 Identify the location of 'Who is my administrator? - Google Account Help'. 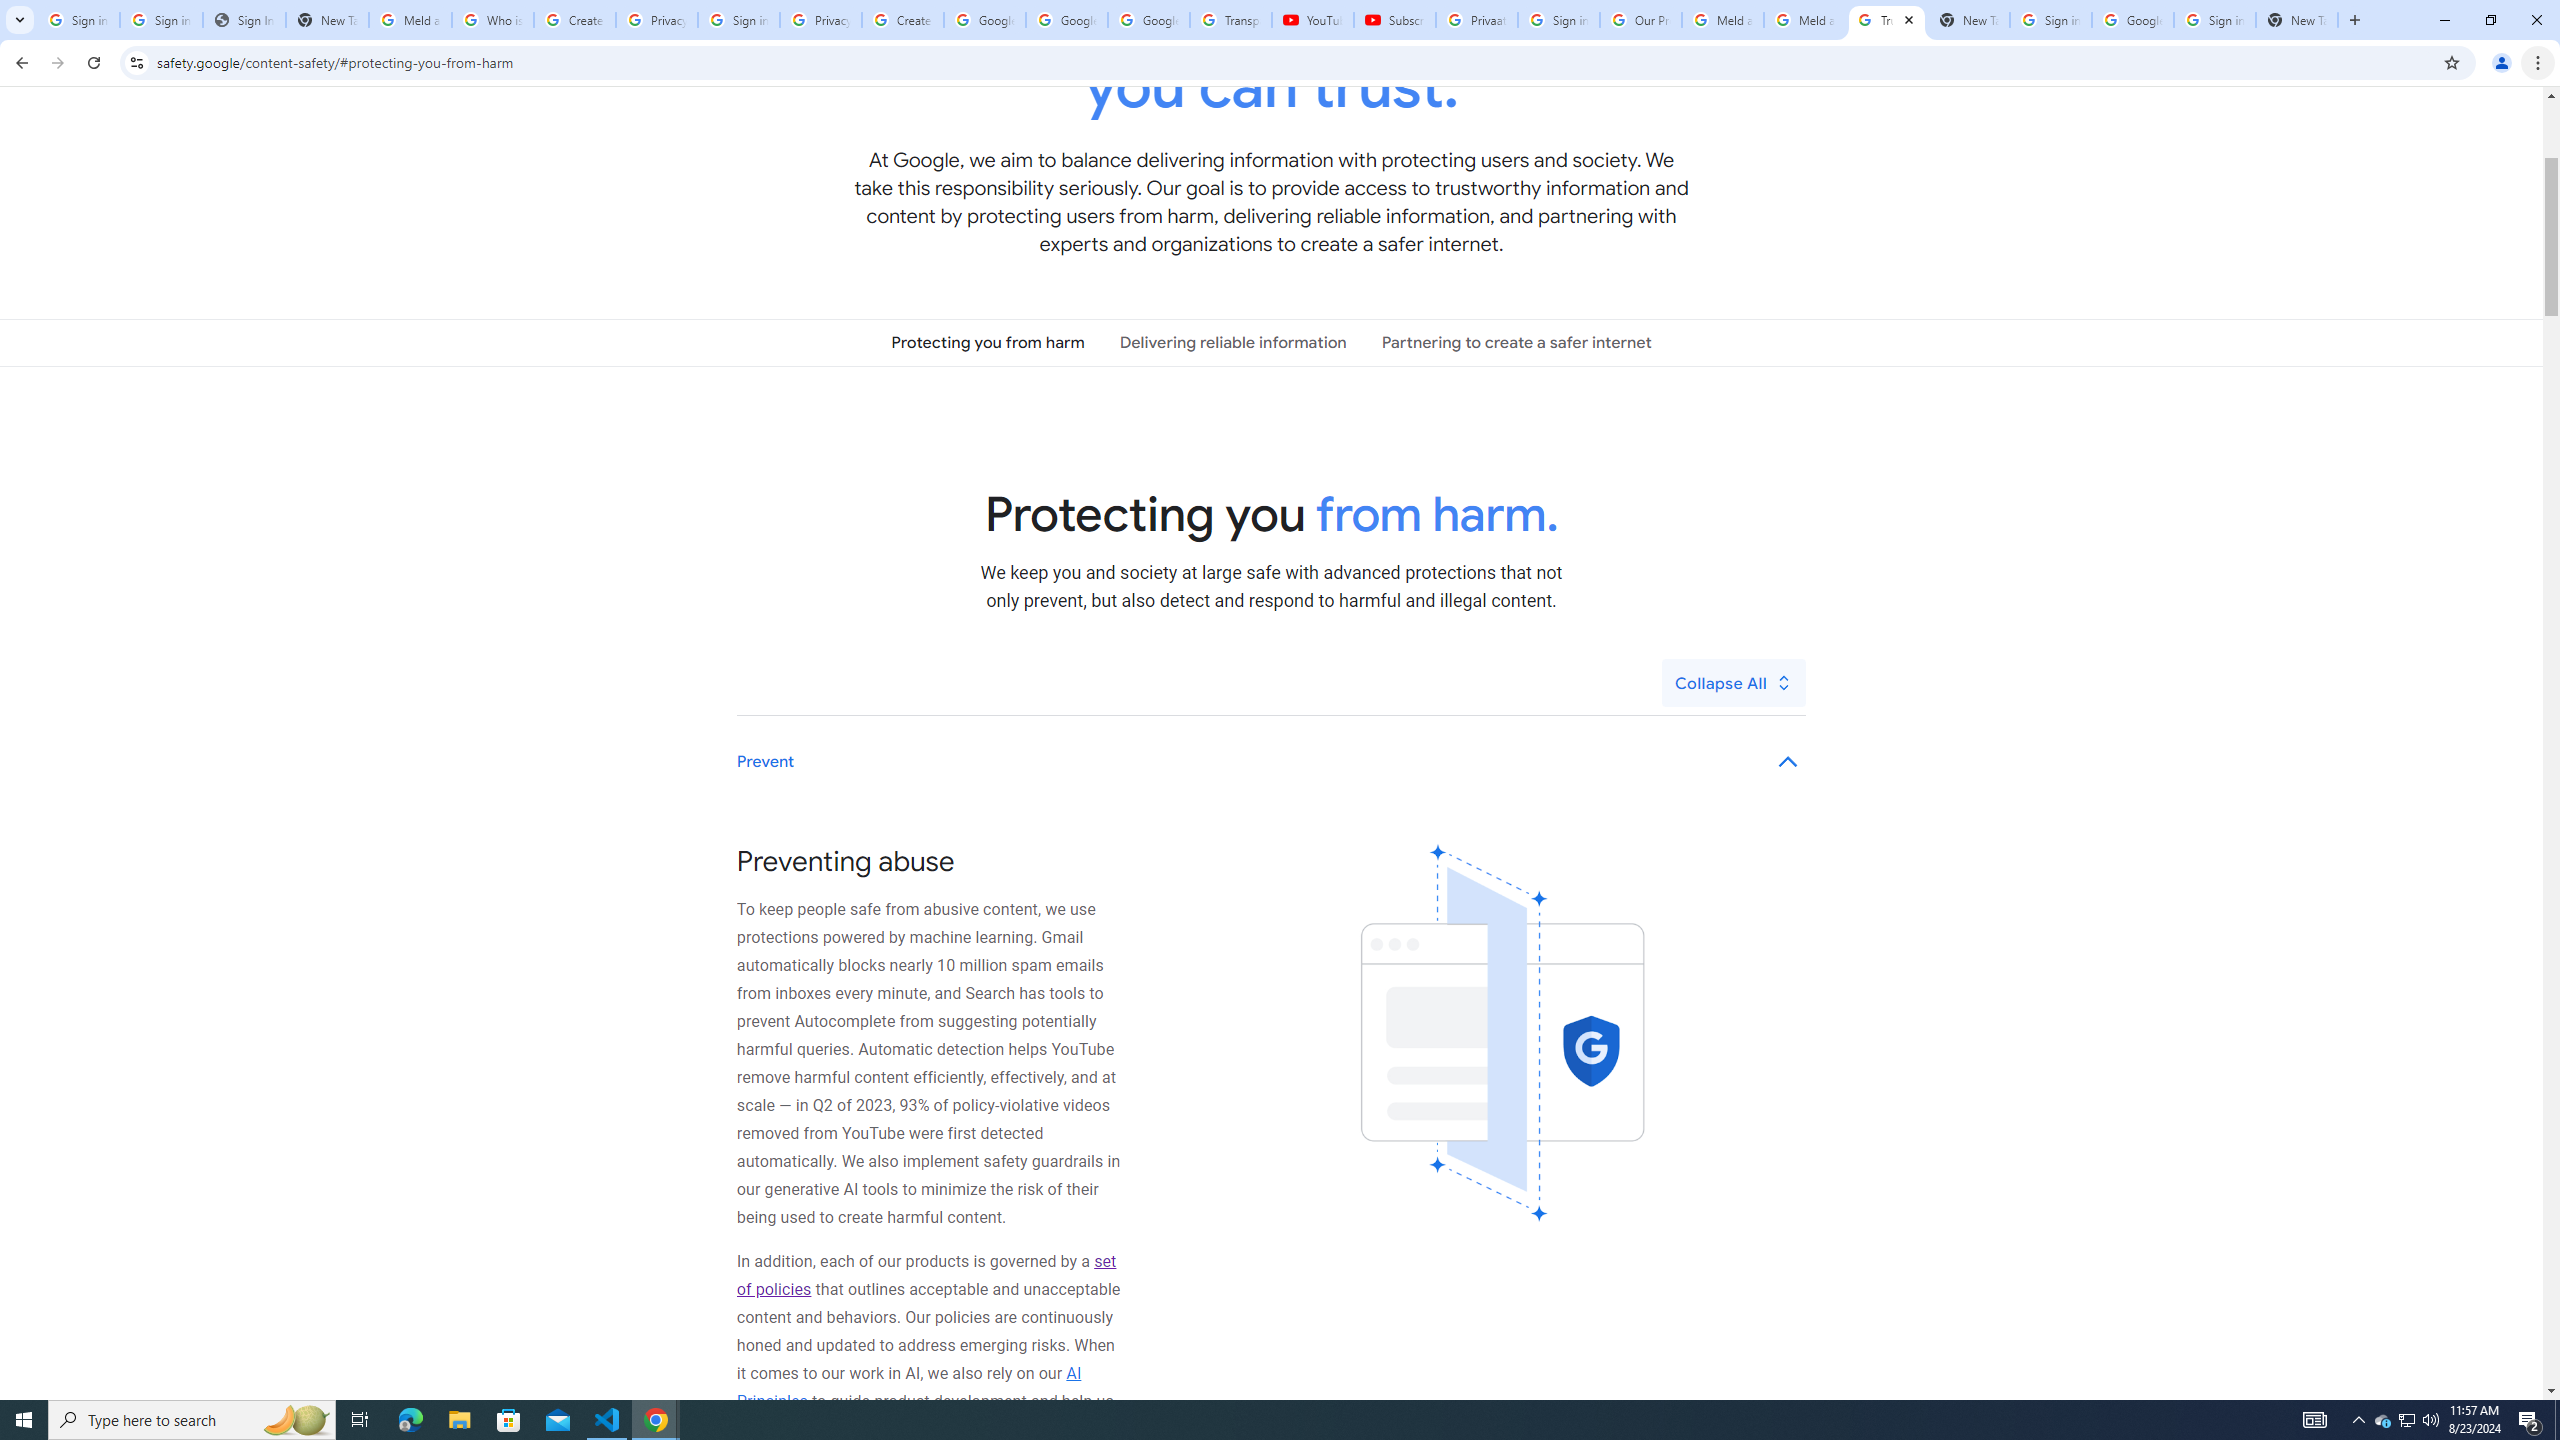
(492, 19).